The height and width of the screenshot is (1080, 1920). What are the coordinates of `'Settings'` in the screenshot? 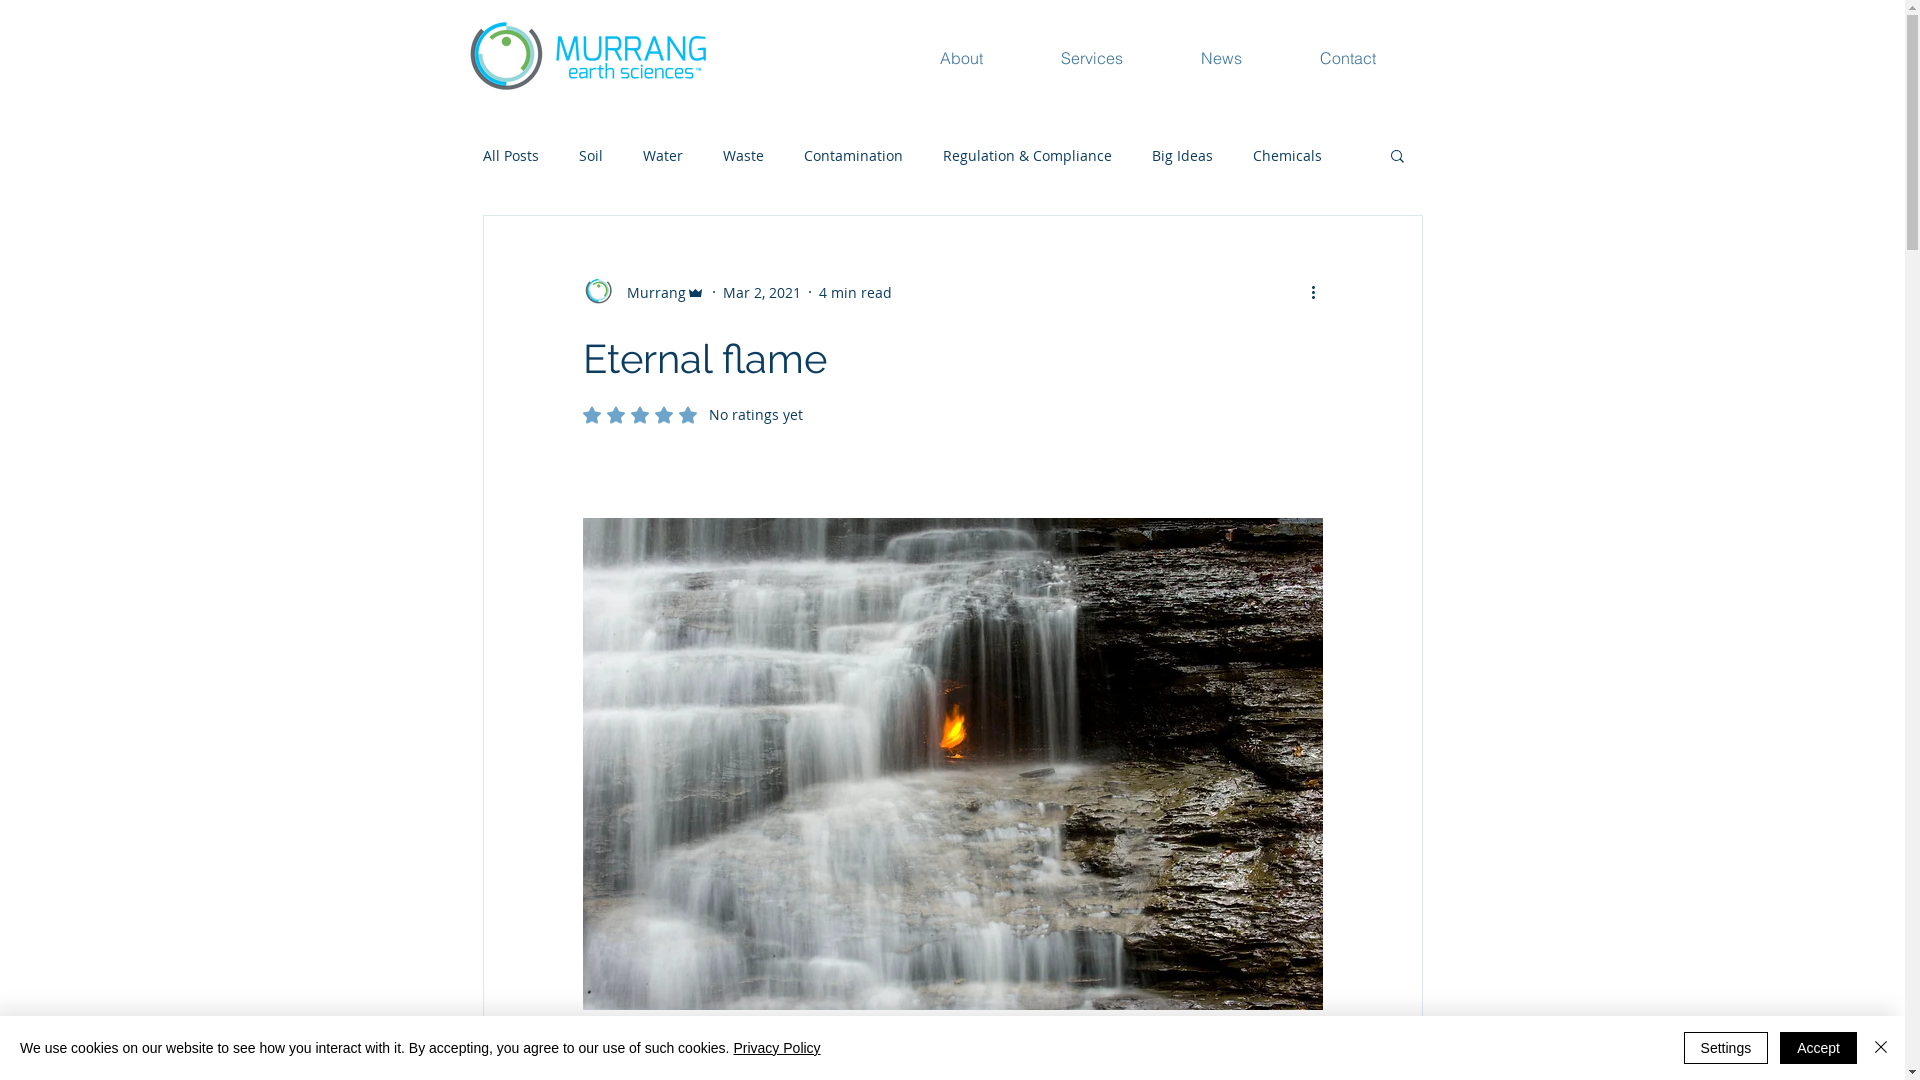 It's located at (1725, 1047).